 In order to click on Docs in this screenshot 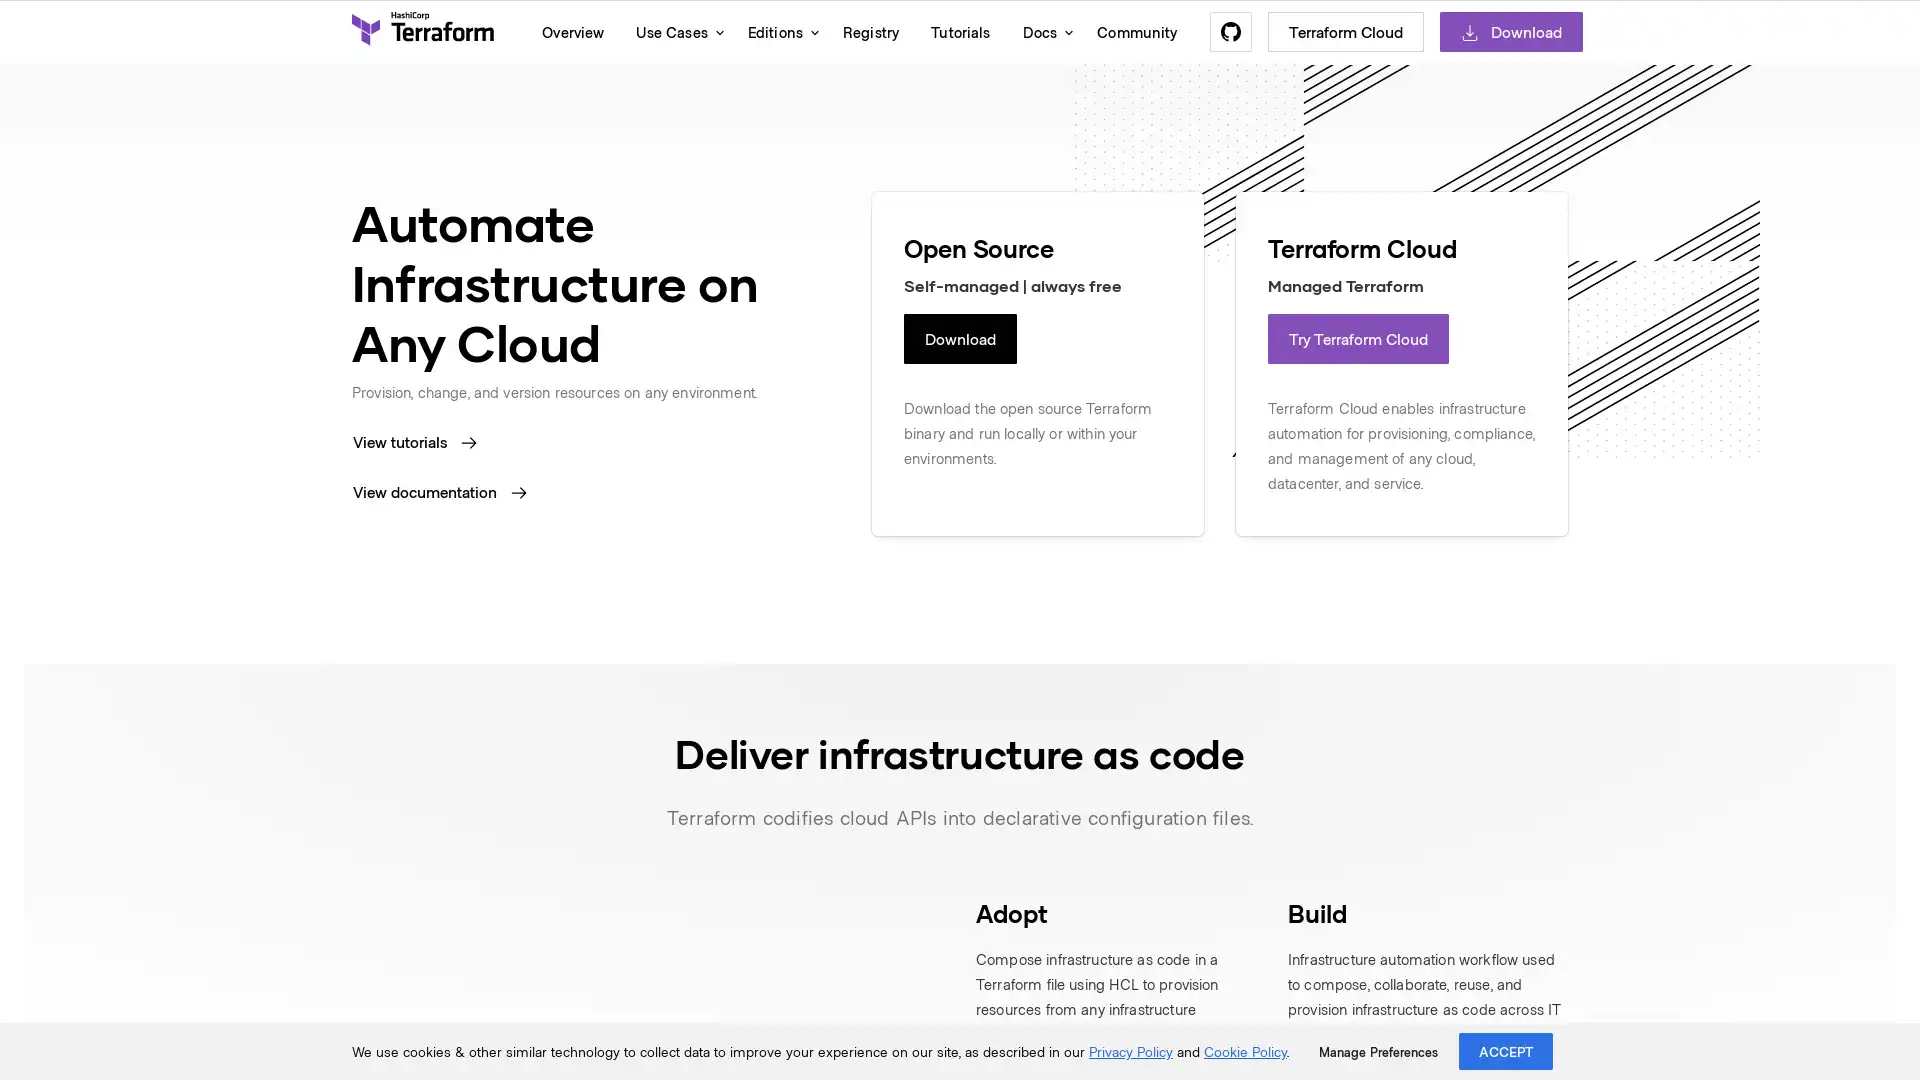, I will do `click(1042, 31)`.